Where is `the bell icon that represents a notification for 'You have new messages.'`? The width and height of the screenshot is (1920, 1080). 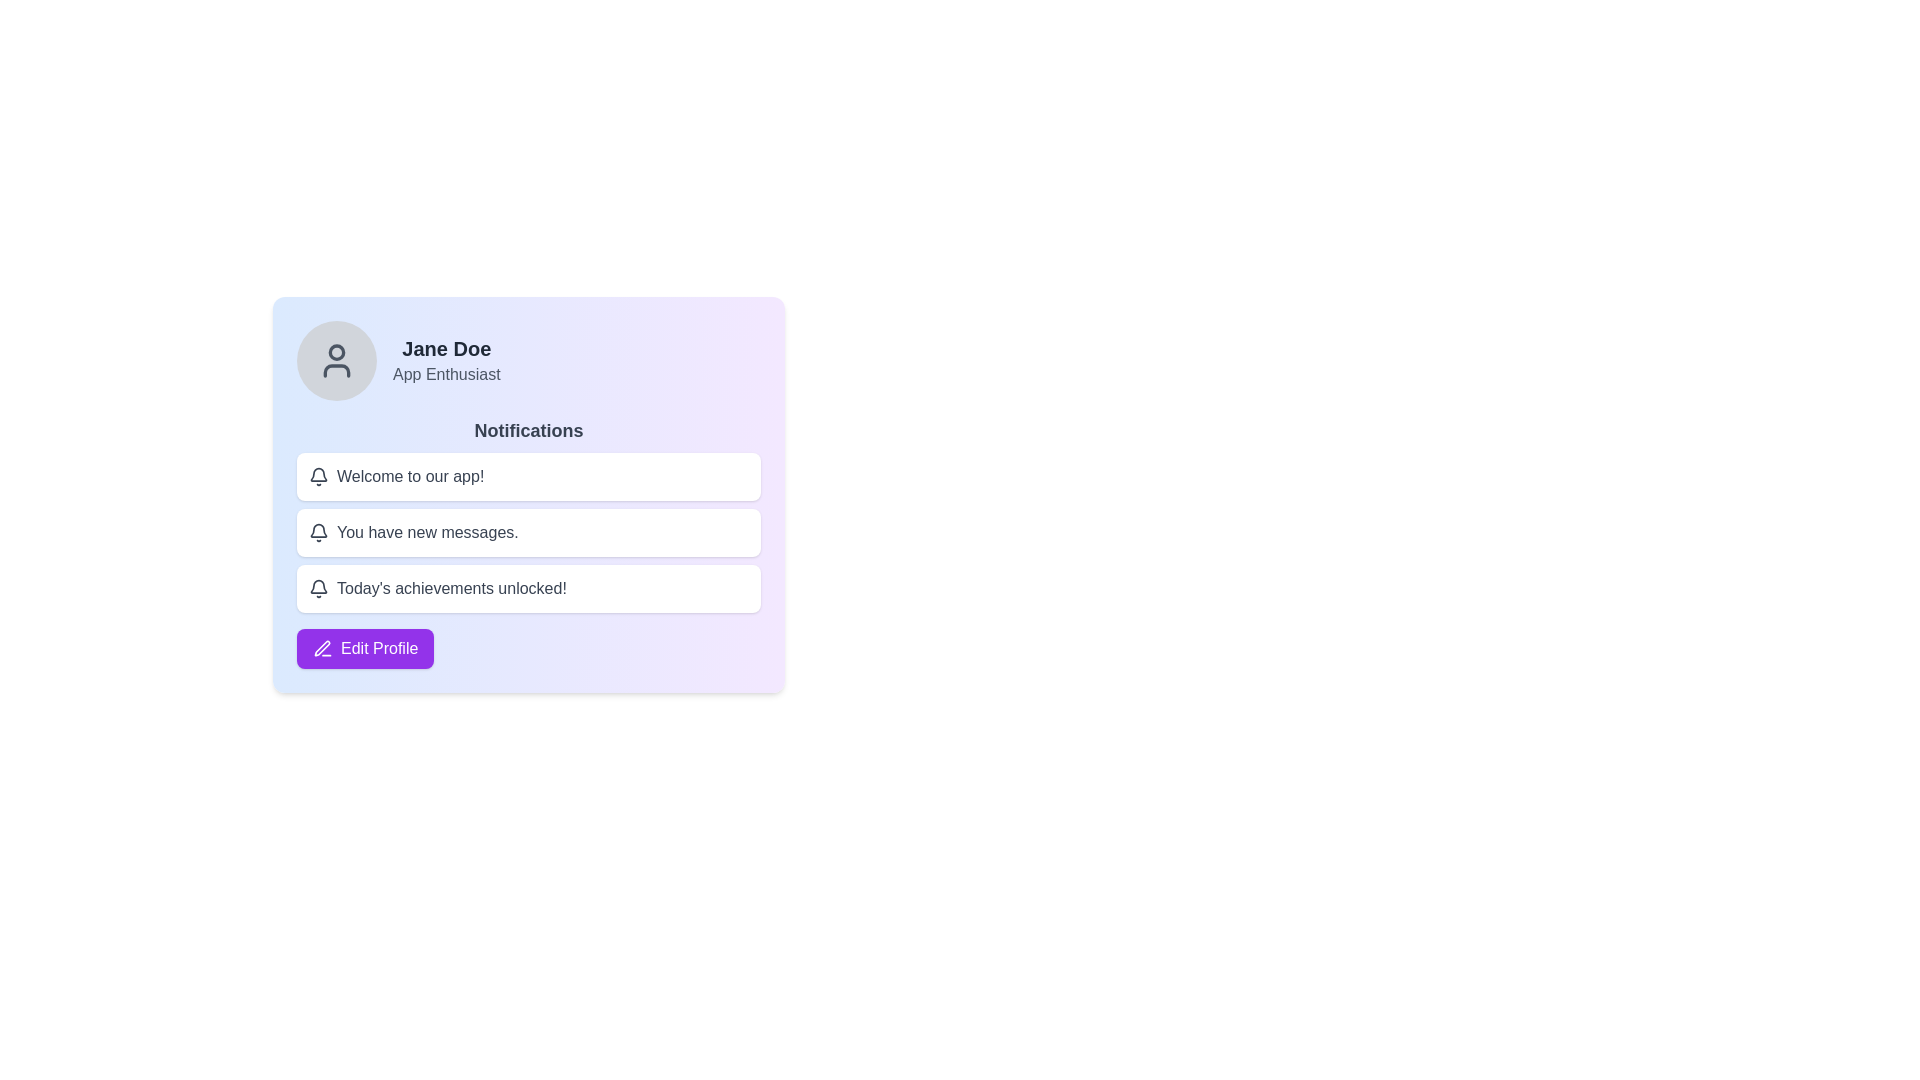 the bell icon that represents a notification for 'You have new messages.' is located at coordinates (317, 474).